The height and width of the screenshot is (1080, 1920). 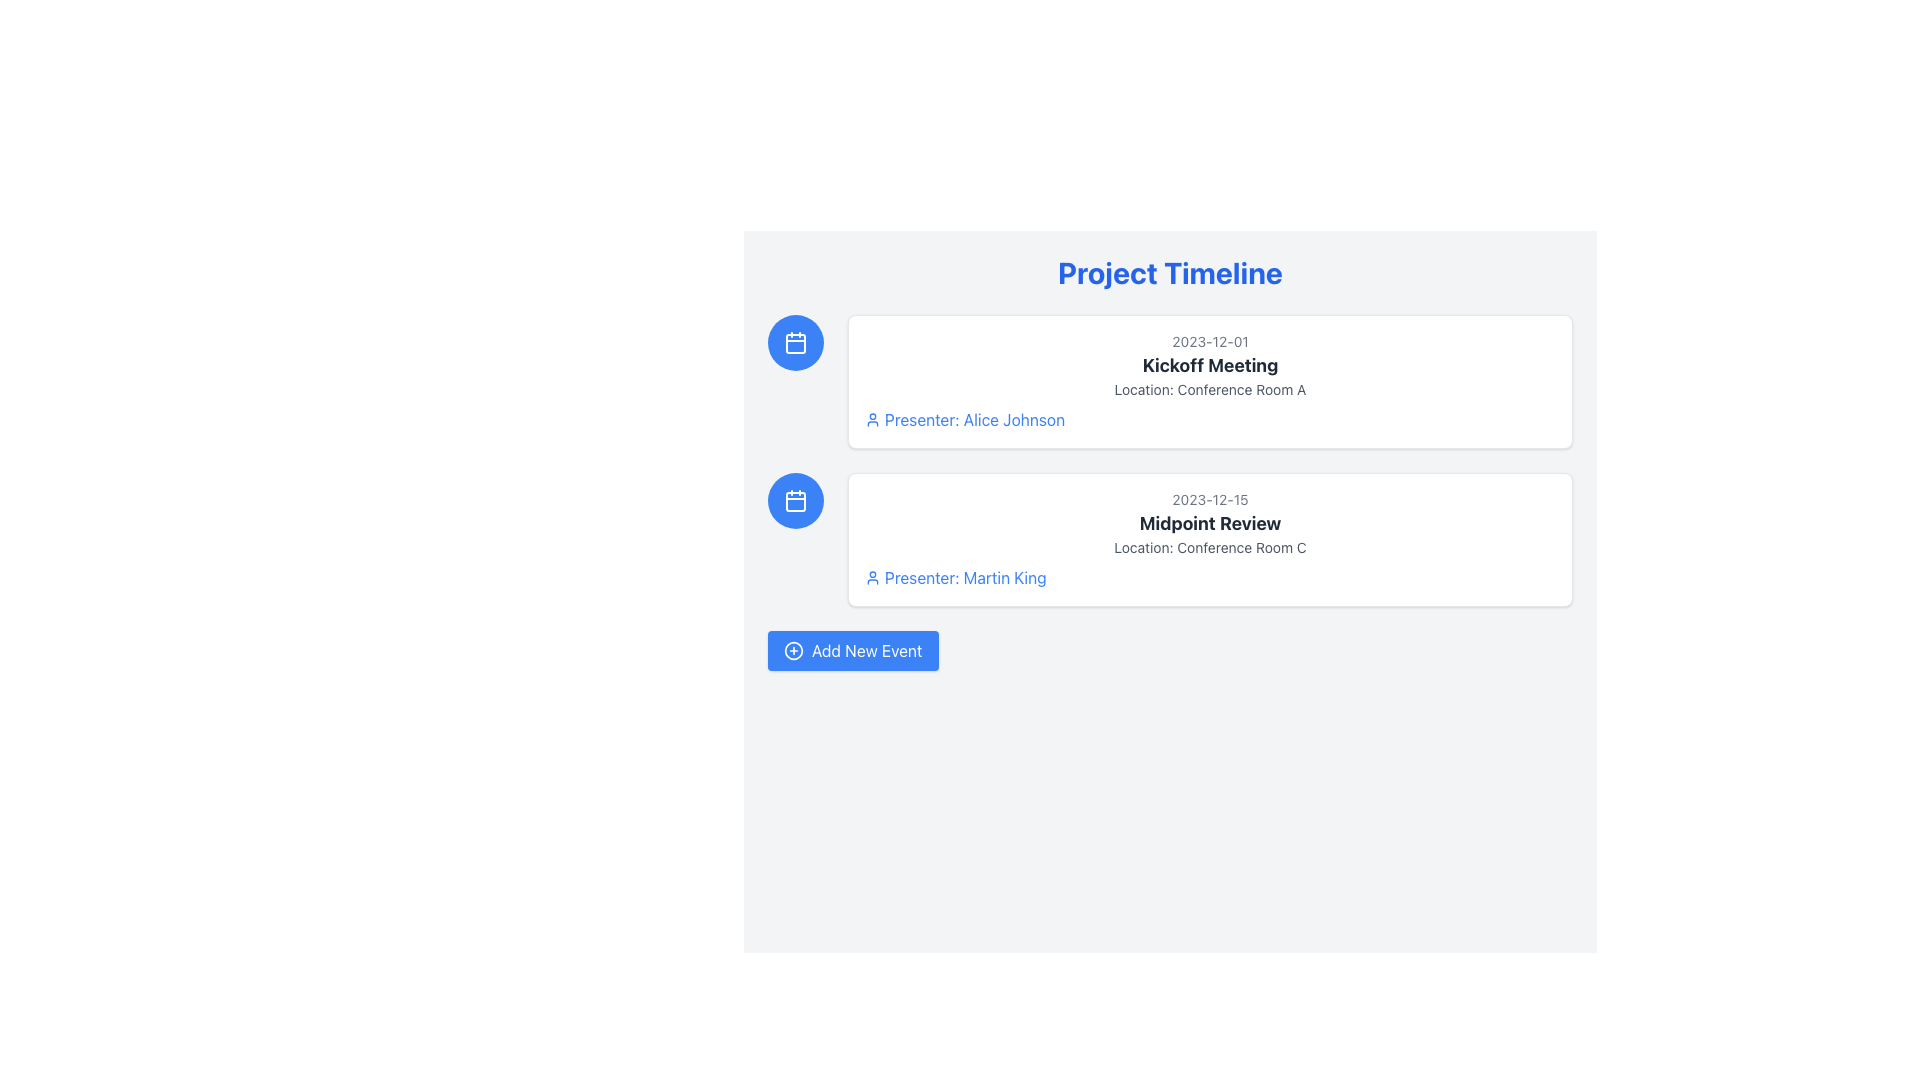 I want to click on the calendar icon, which is a visual identifier for the event category in the timeline, located in the left column adjacent to the second event details, so click(x=795, y=500).